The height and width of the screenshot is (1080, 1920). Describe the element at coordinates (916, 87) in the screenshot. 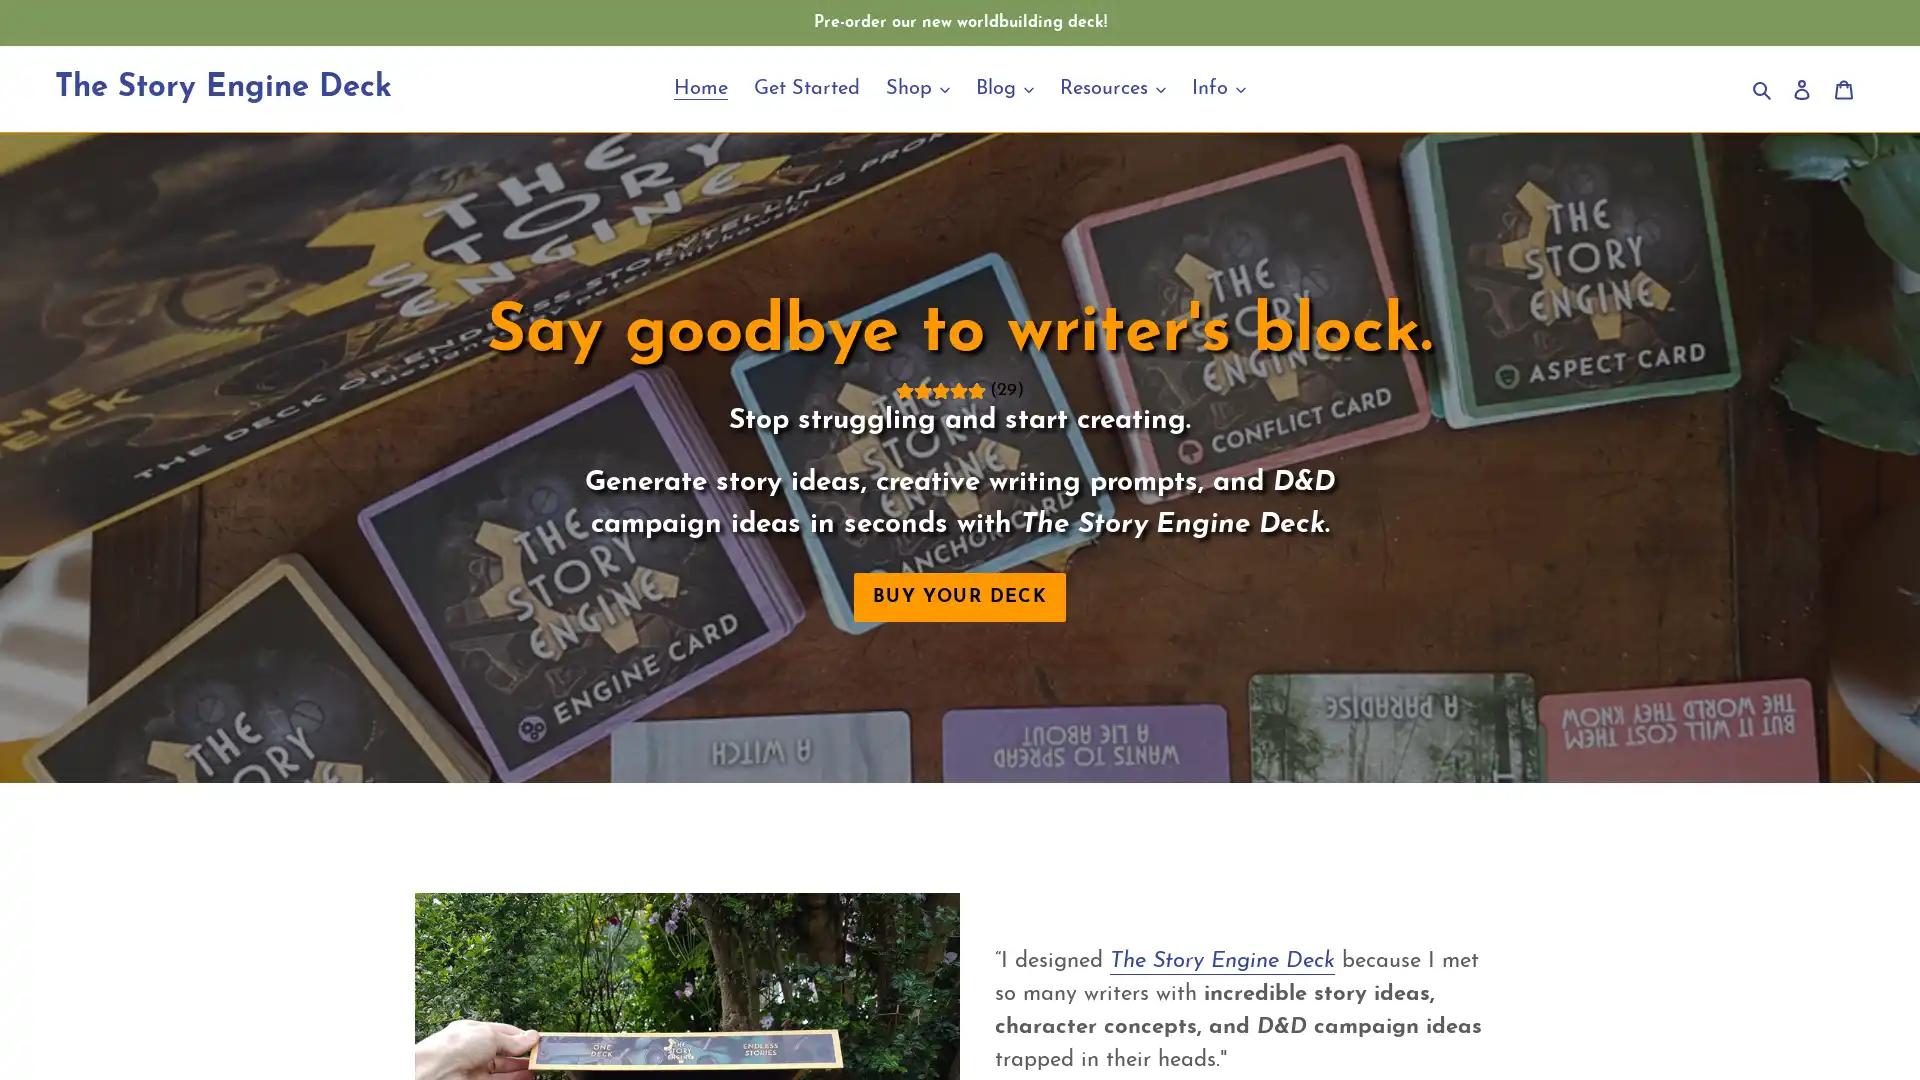

I see `Shop` at that location.